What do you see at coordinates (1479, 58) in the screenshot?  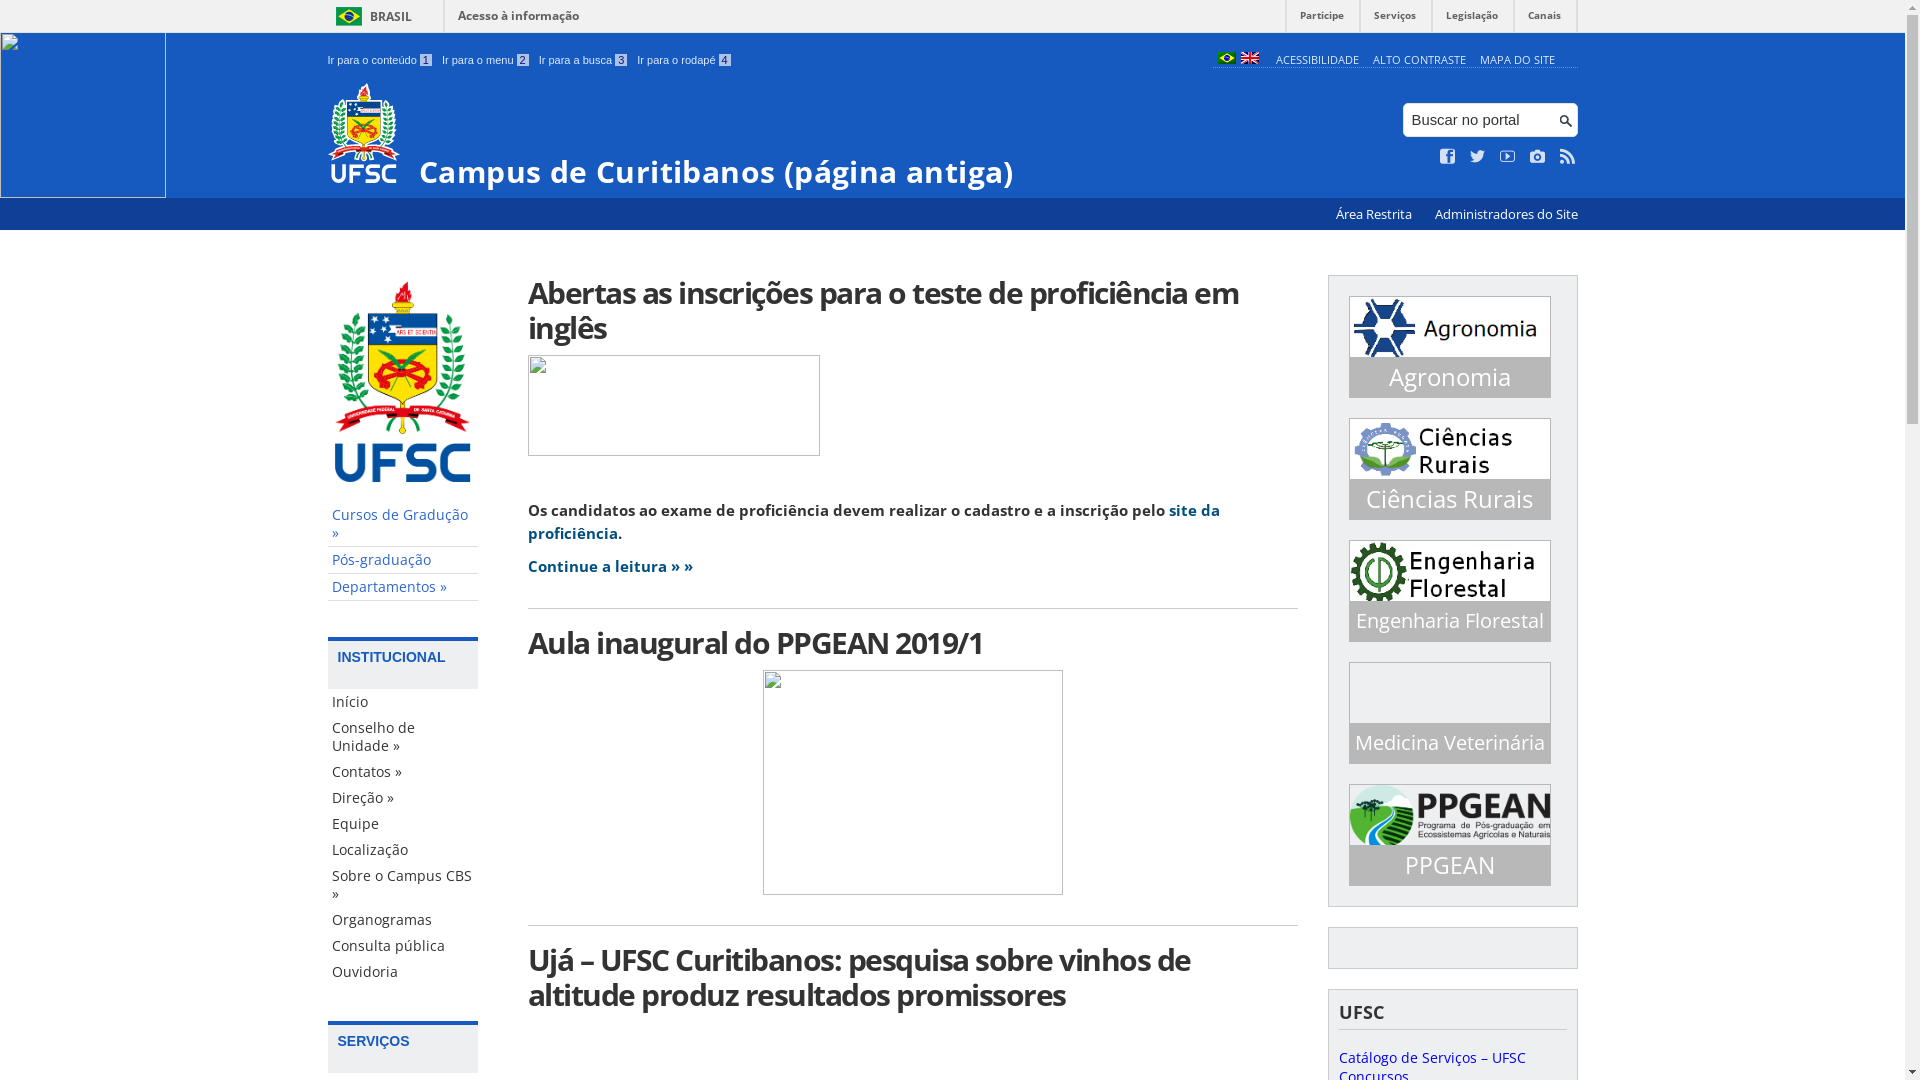 I see `'MAPA DO SITE'` at bounding box center [1479, 58].